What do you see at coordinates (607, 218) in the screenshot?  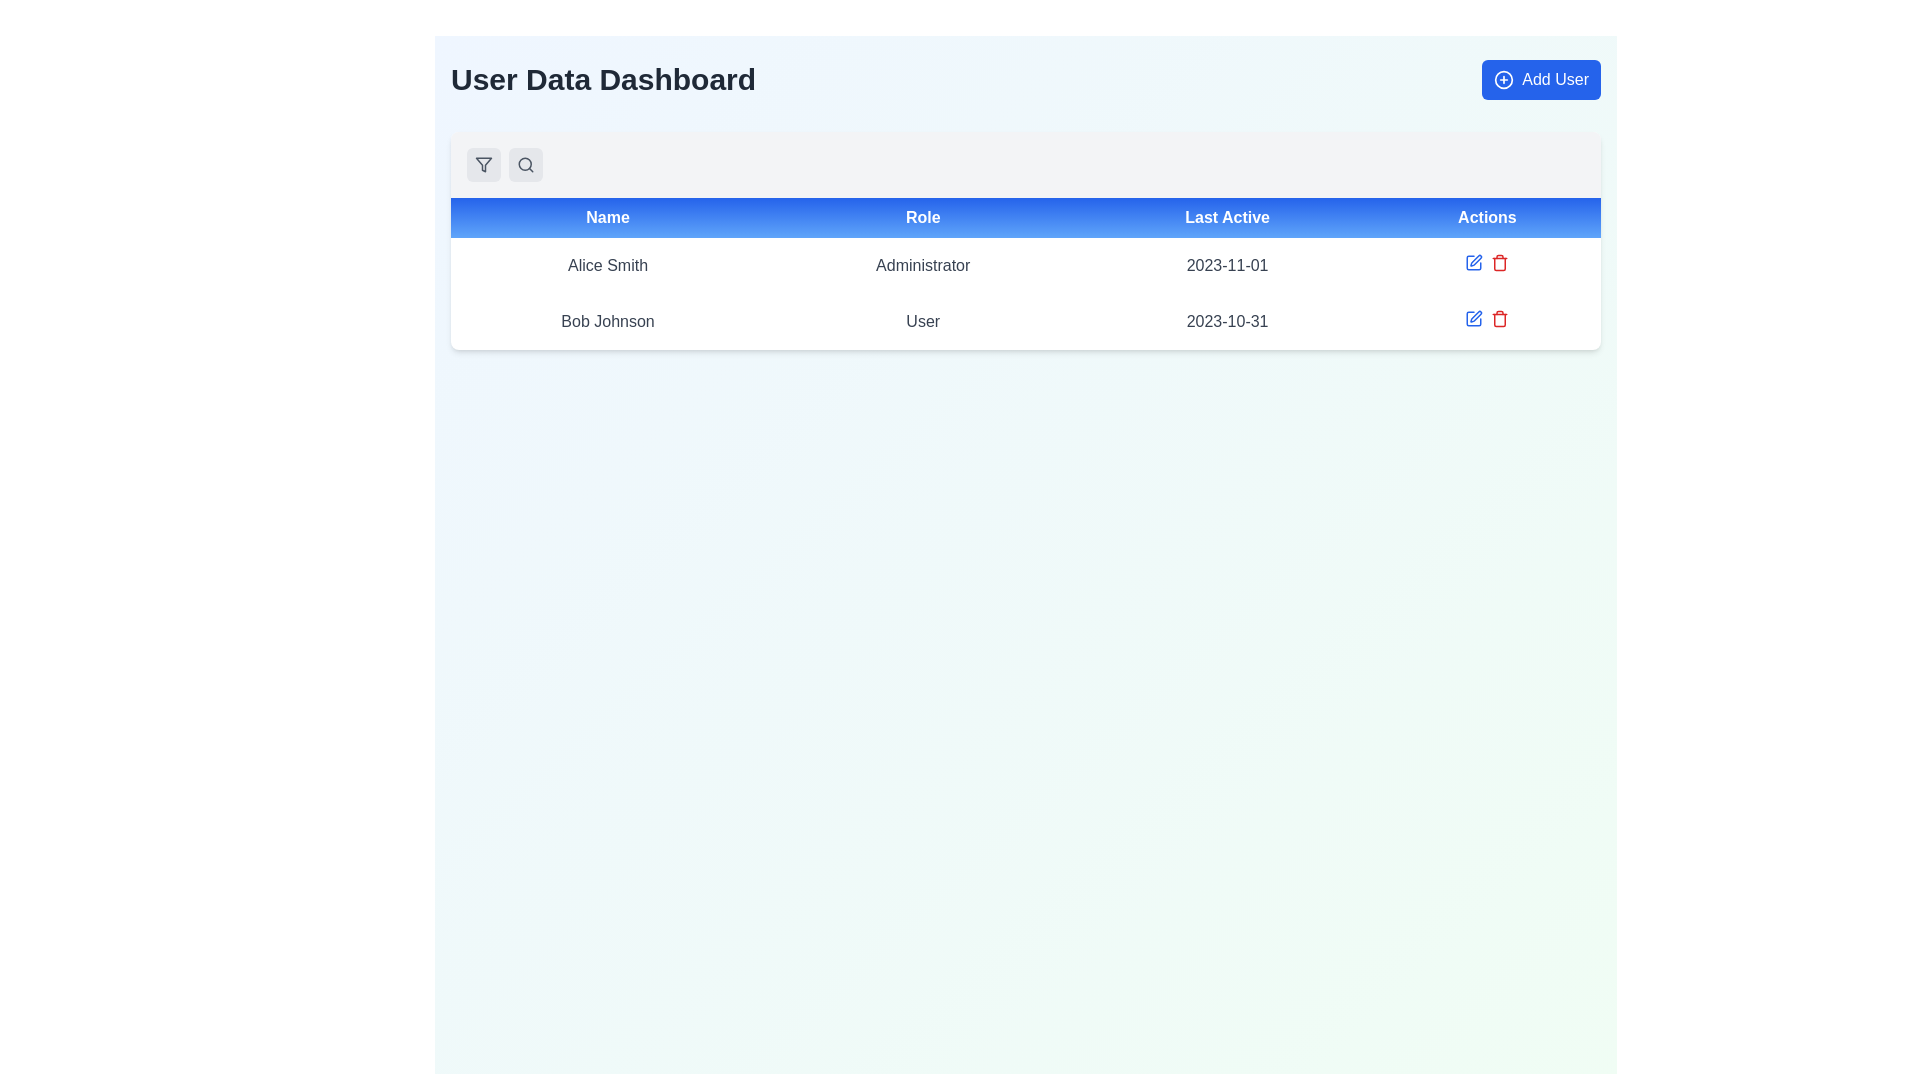 I see `the text label that displays 'Name', which is the first column header in a row of headers including 'Role', 'Last Active', and 'Actions', located at the far left of the header row below the dashboard title` at bounding box center [607, 218].